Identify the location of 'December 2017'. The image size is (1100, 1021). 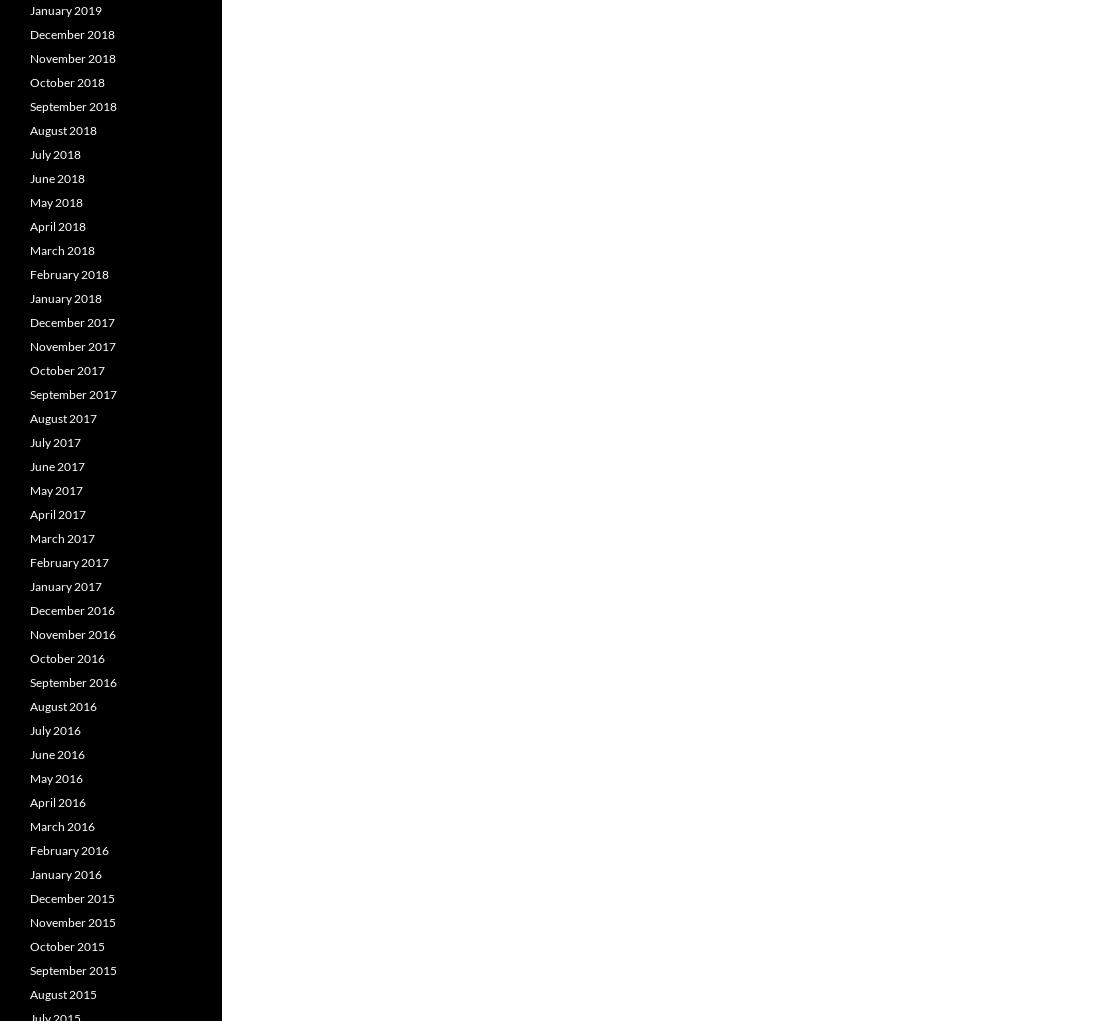
(72, 321).